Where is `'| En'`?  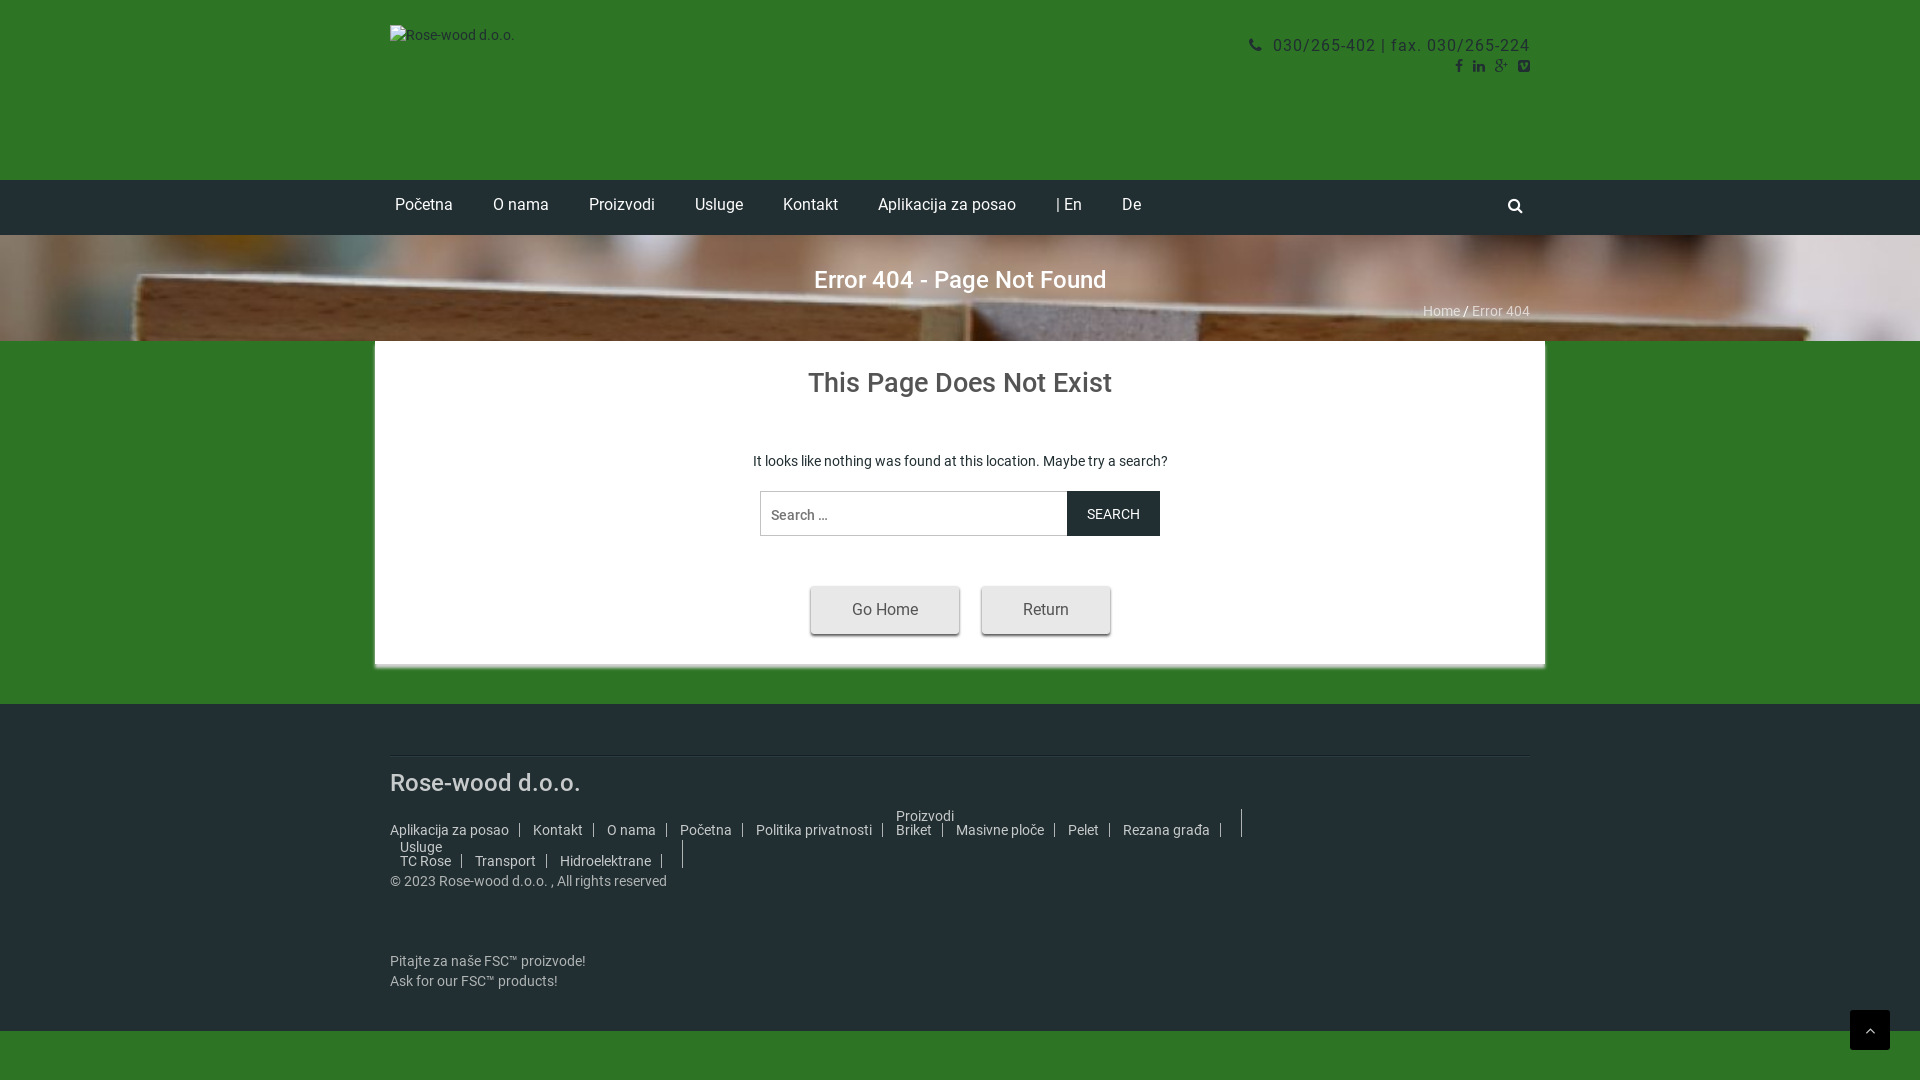
'| En' is located at coordinates (1068, 207).